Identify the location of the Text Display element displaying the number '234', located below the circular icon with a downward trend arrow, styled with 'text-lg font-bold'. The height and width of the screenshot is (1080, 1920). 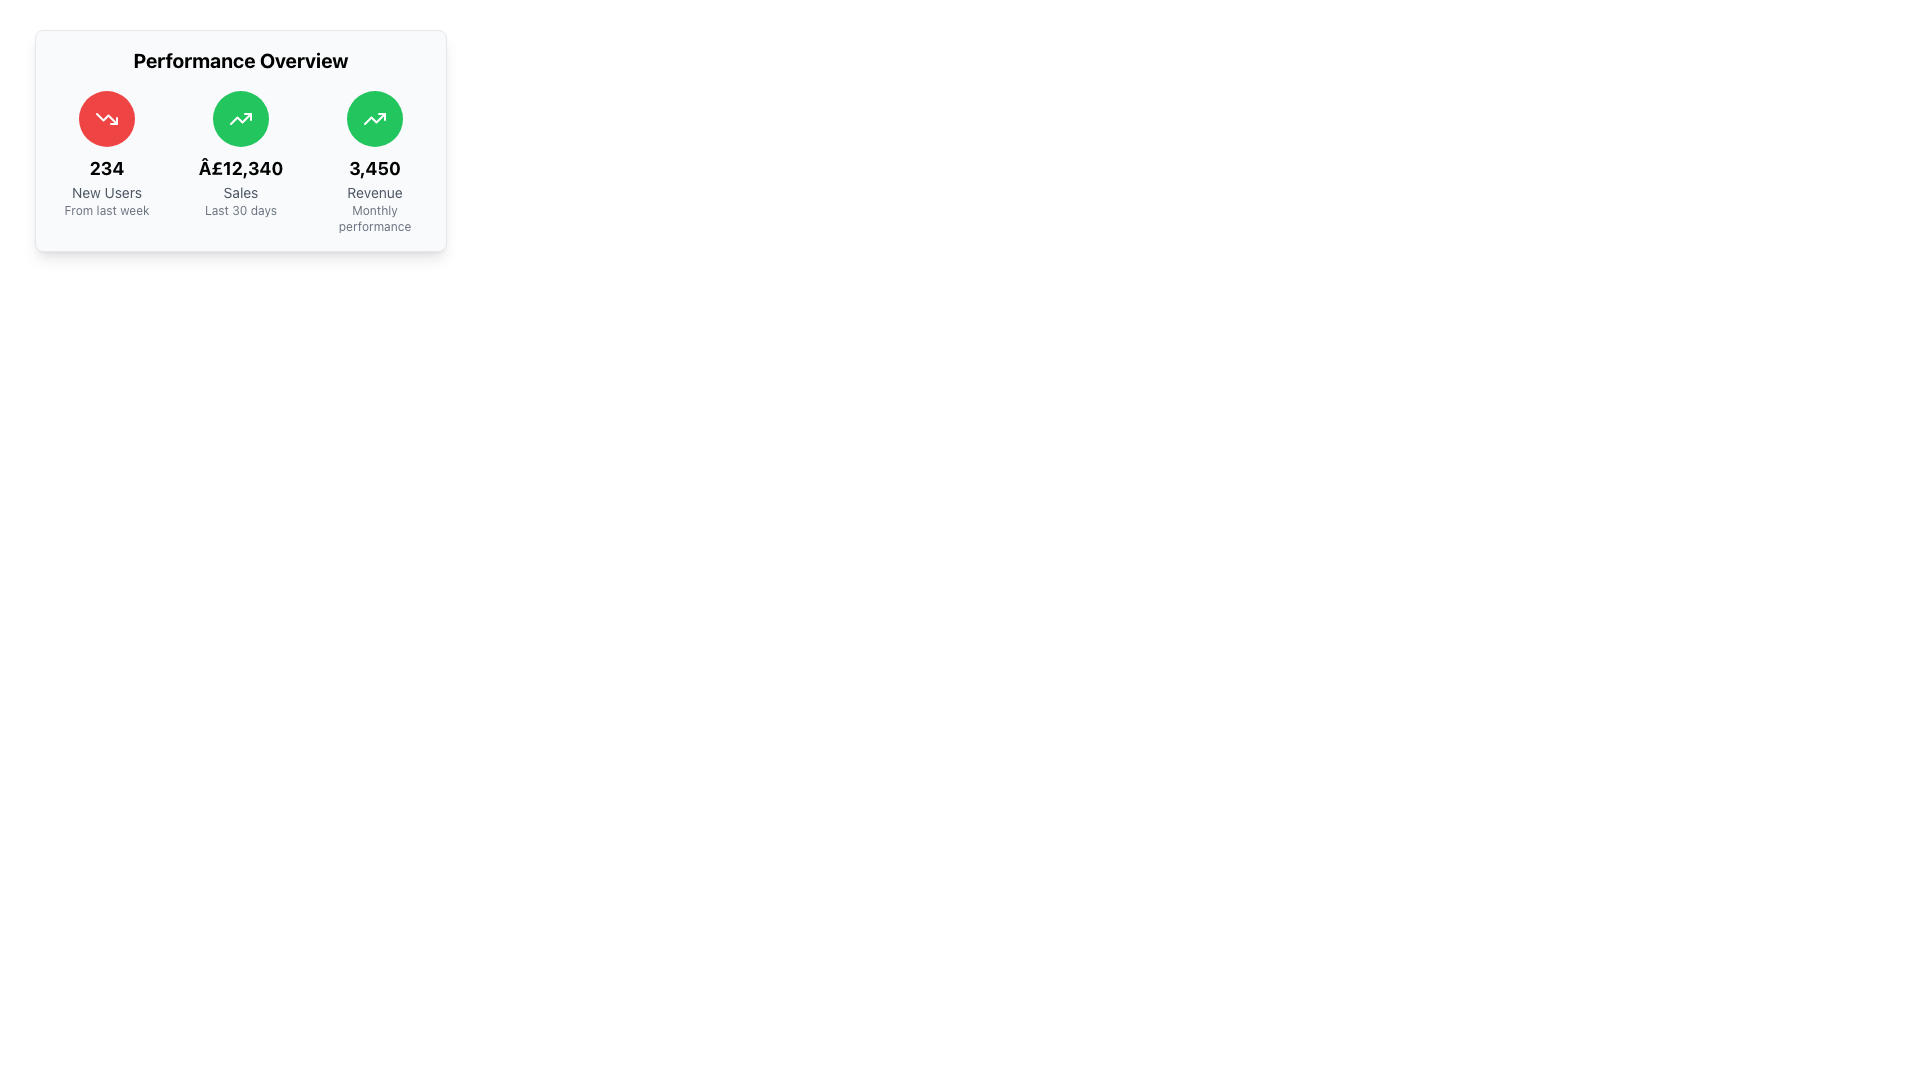
(105, 168).